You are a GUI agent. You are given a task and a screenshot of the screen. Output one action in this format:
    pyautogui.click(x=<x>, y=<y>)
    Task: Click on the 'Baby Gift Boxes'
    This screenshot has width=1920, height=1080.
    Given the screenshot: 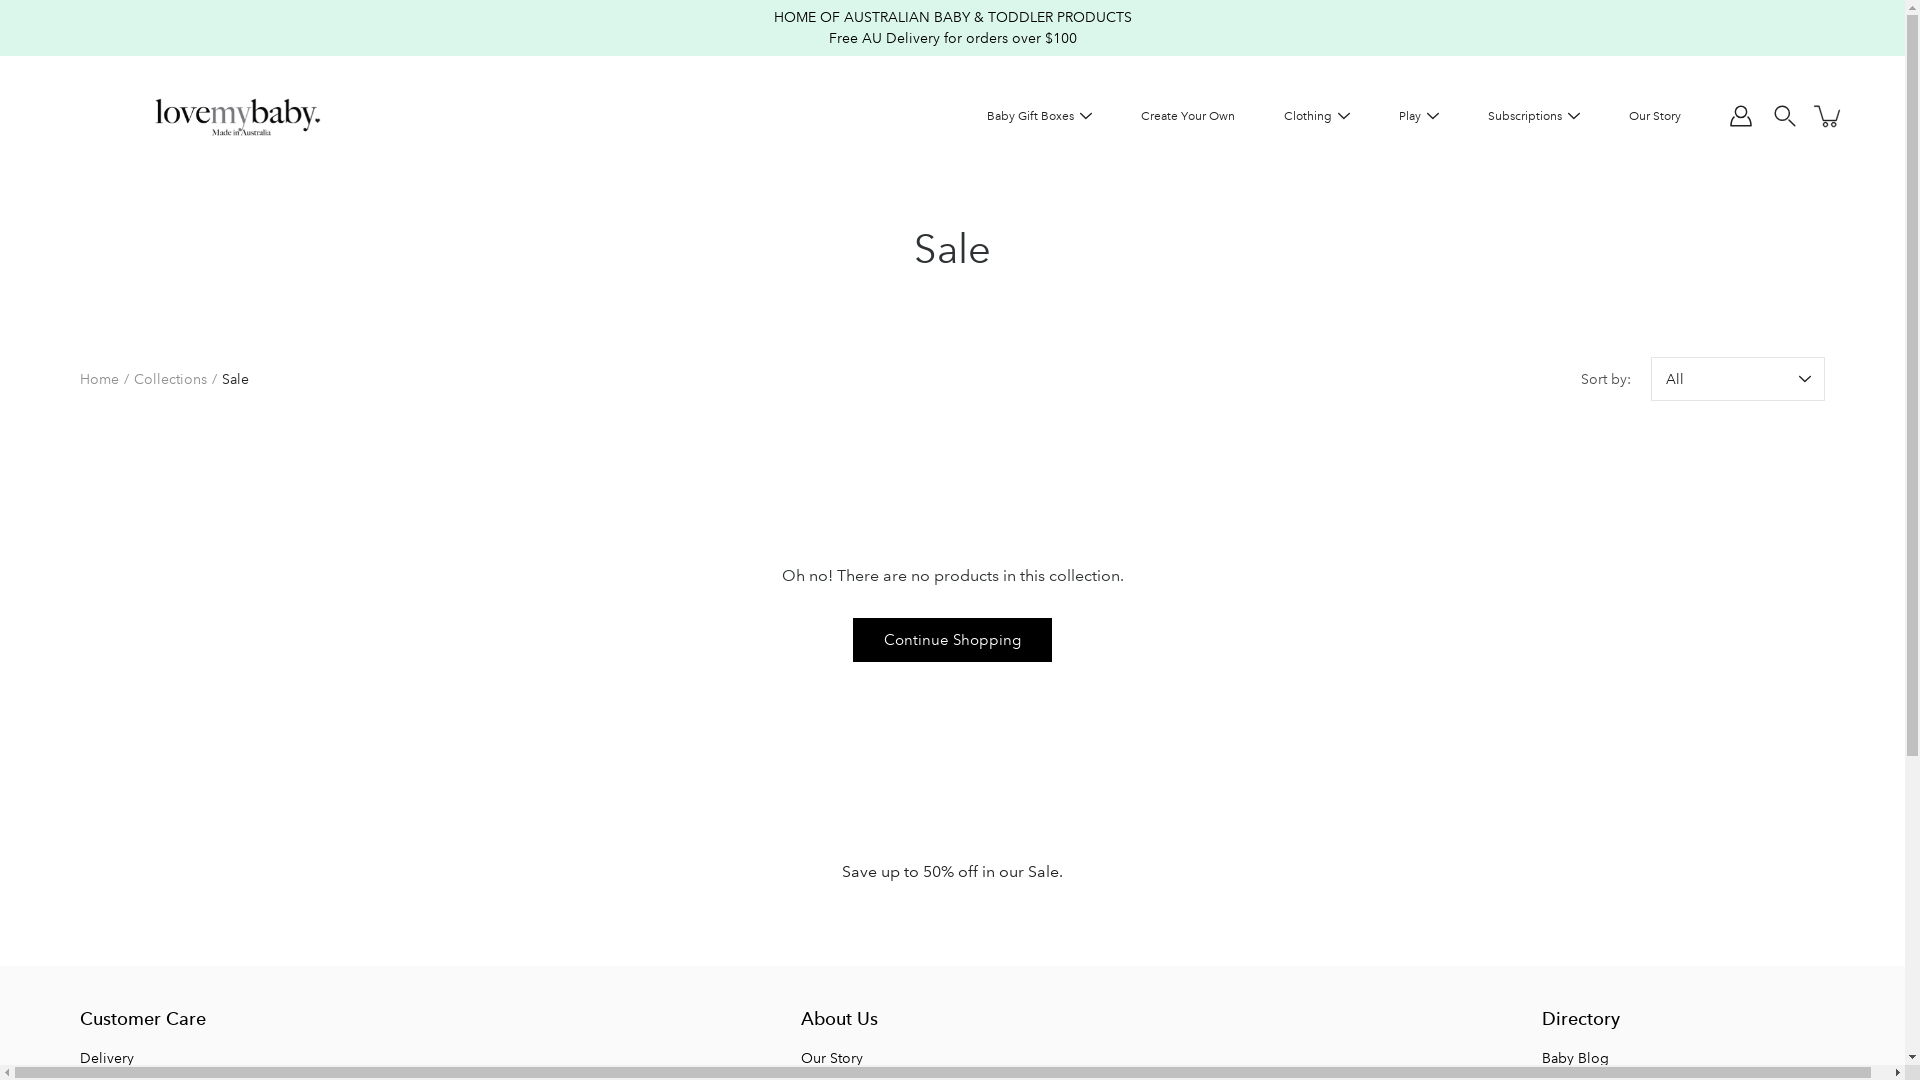 What is the action you would take?
    pyautogui.click(x=1030, y=116)
    